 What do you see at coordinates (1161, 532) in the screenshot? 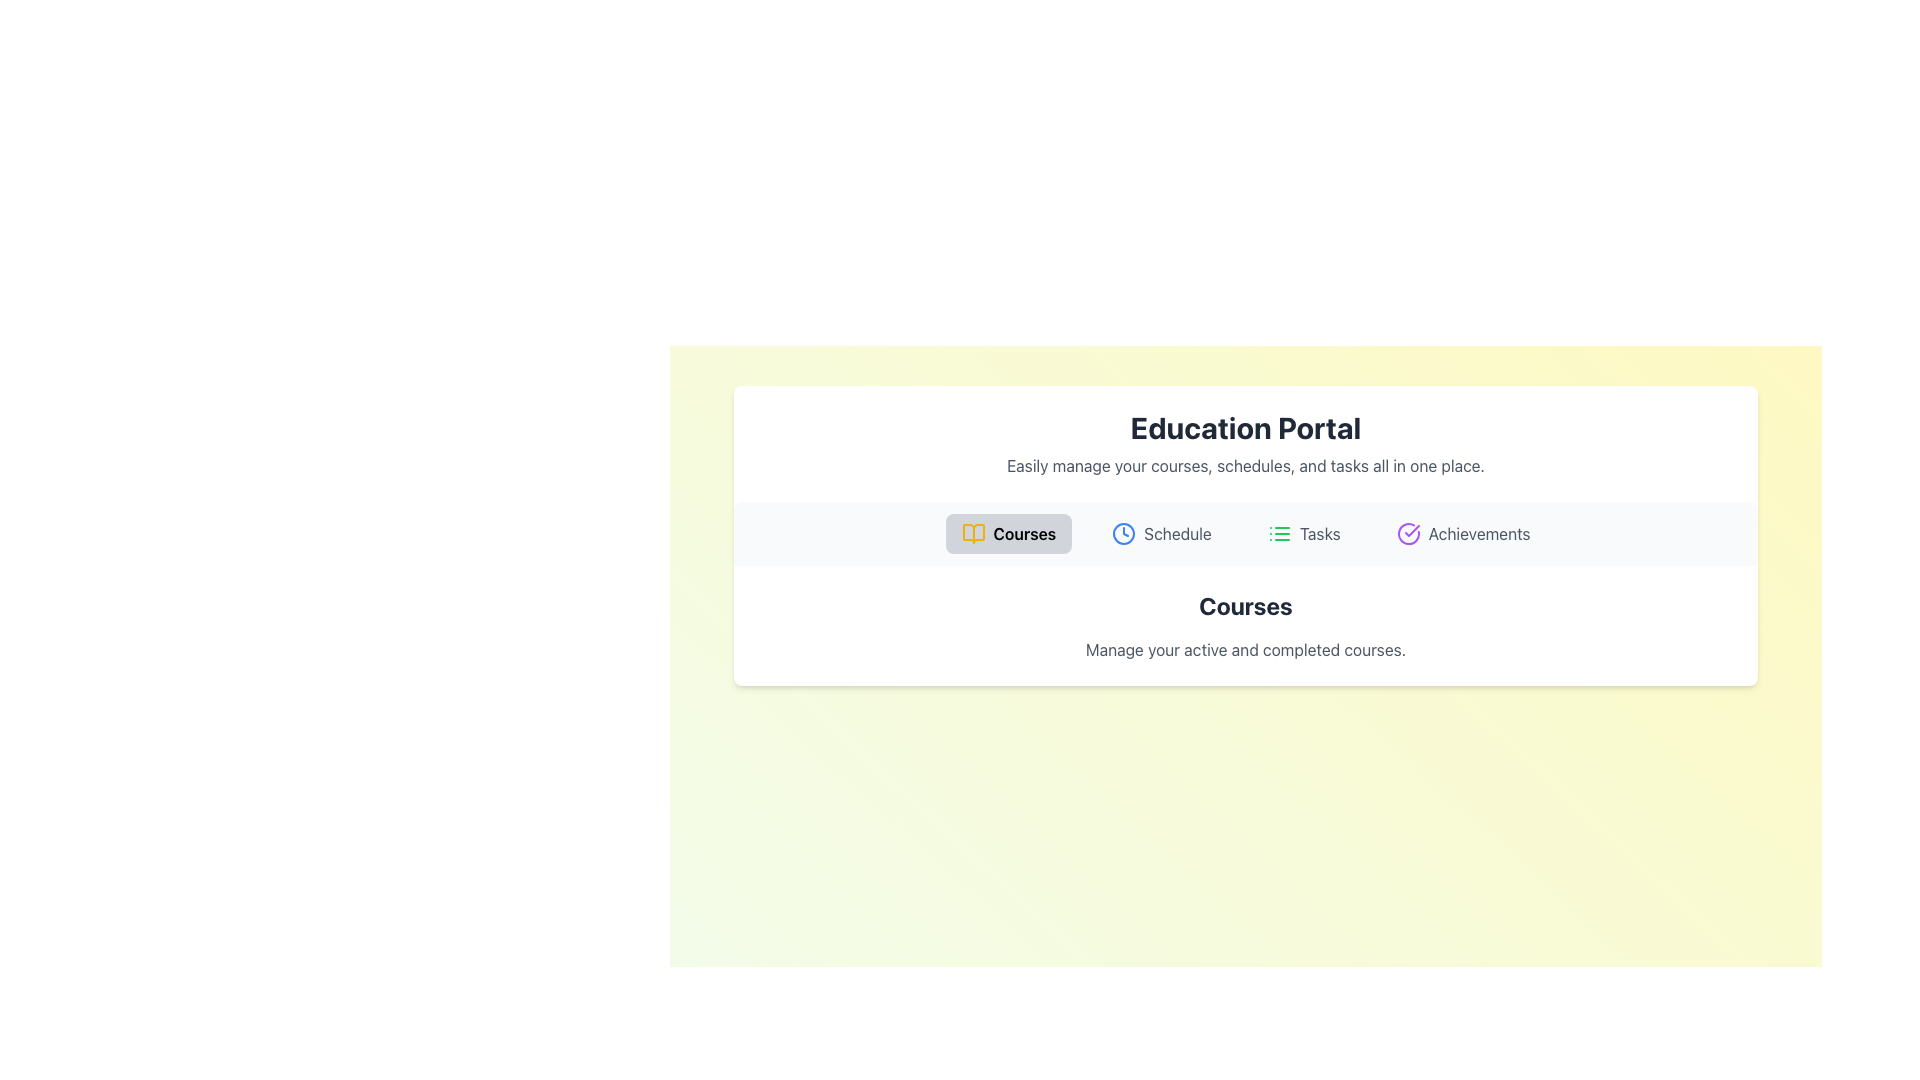
I see `the Navigation Button located in the horizontal navigation bar beneath the 'Education Portal' title, which is the second tab to the right of the 'Courses' tab` at bounding box center [1161, 532].